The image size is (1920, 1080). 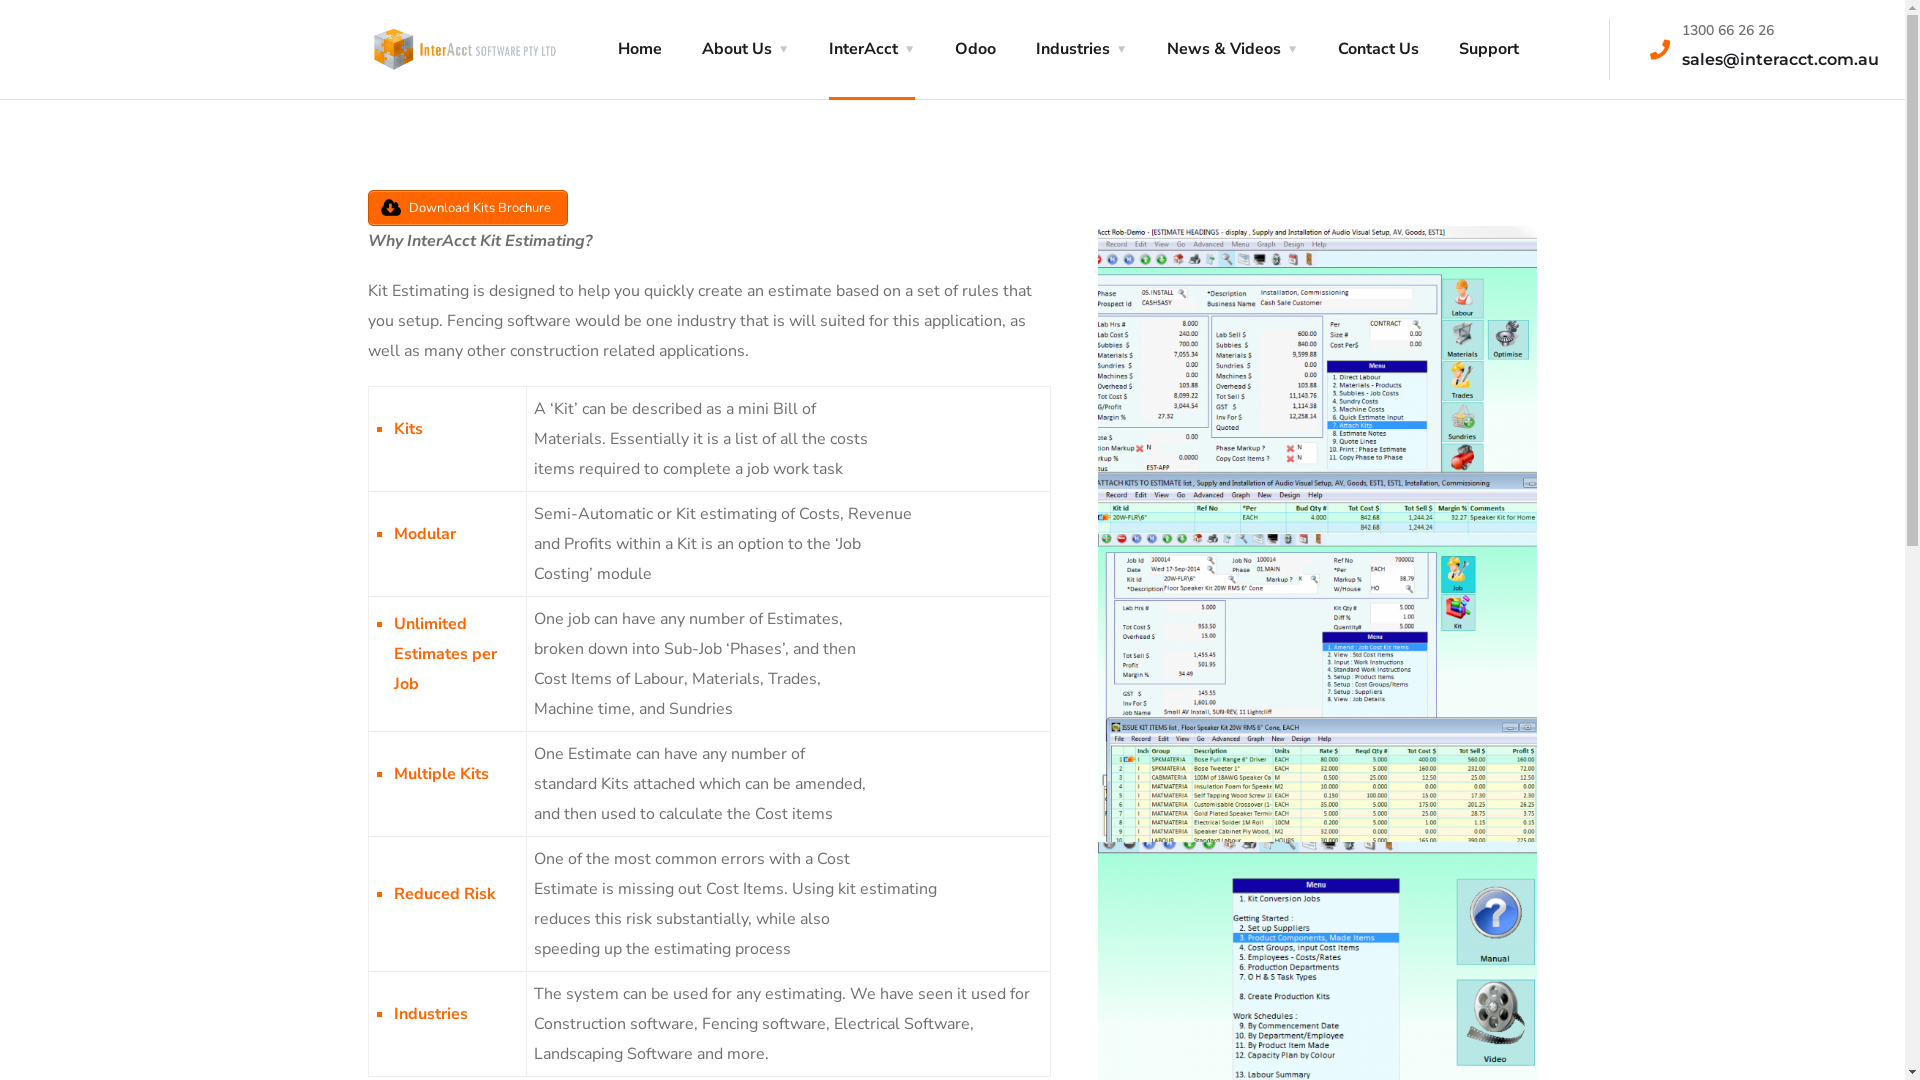 I want to click on 'Home', so click(x=638, y=48).